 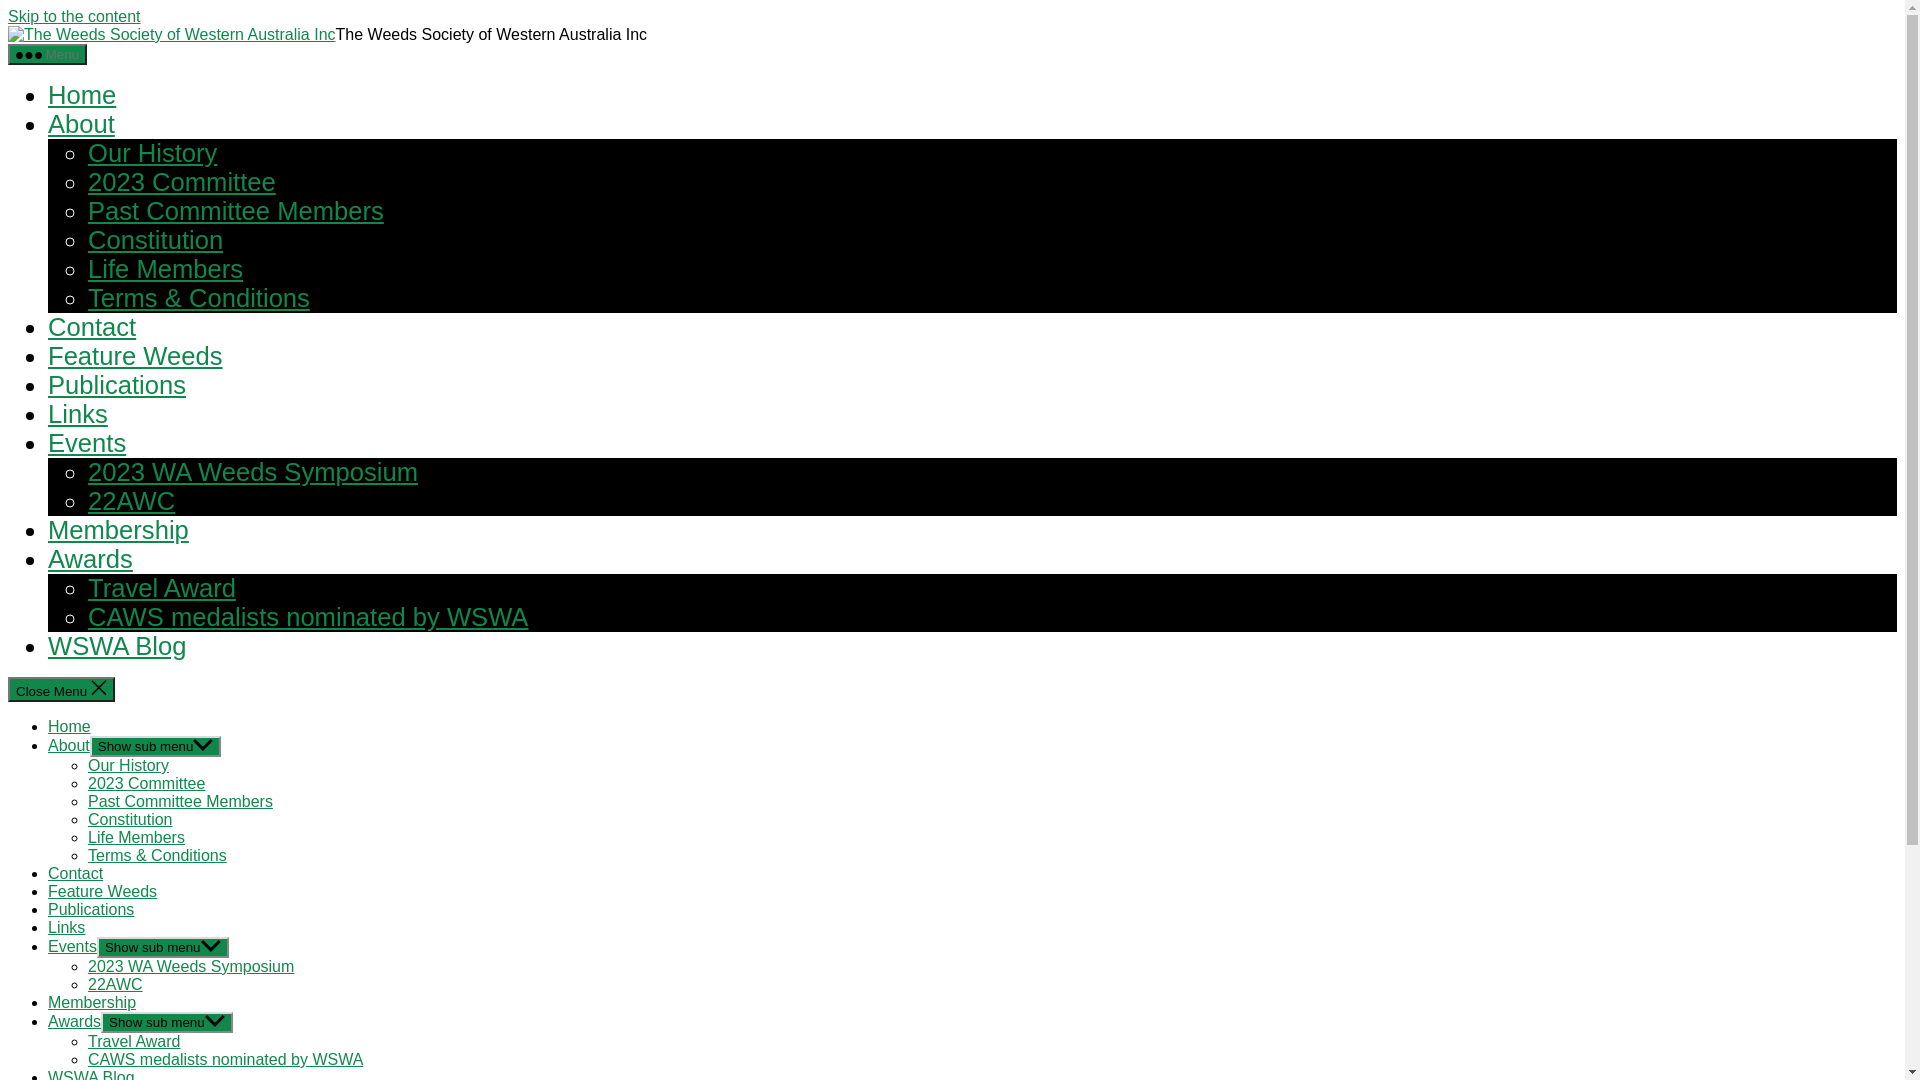 I want to click on 'Home', so click(x=80, y=95).